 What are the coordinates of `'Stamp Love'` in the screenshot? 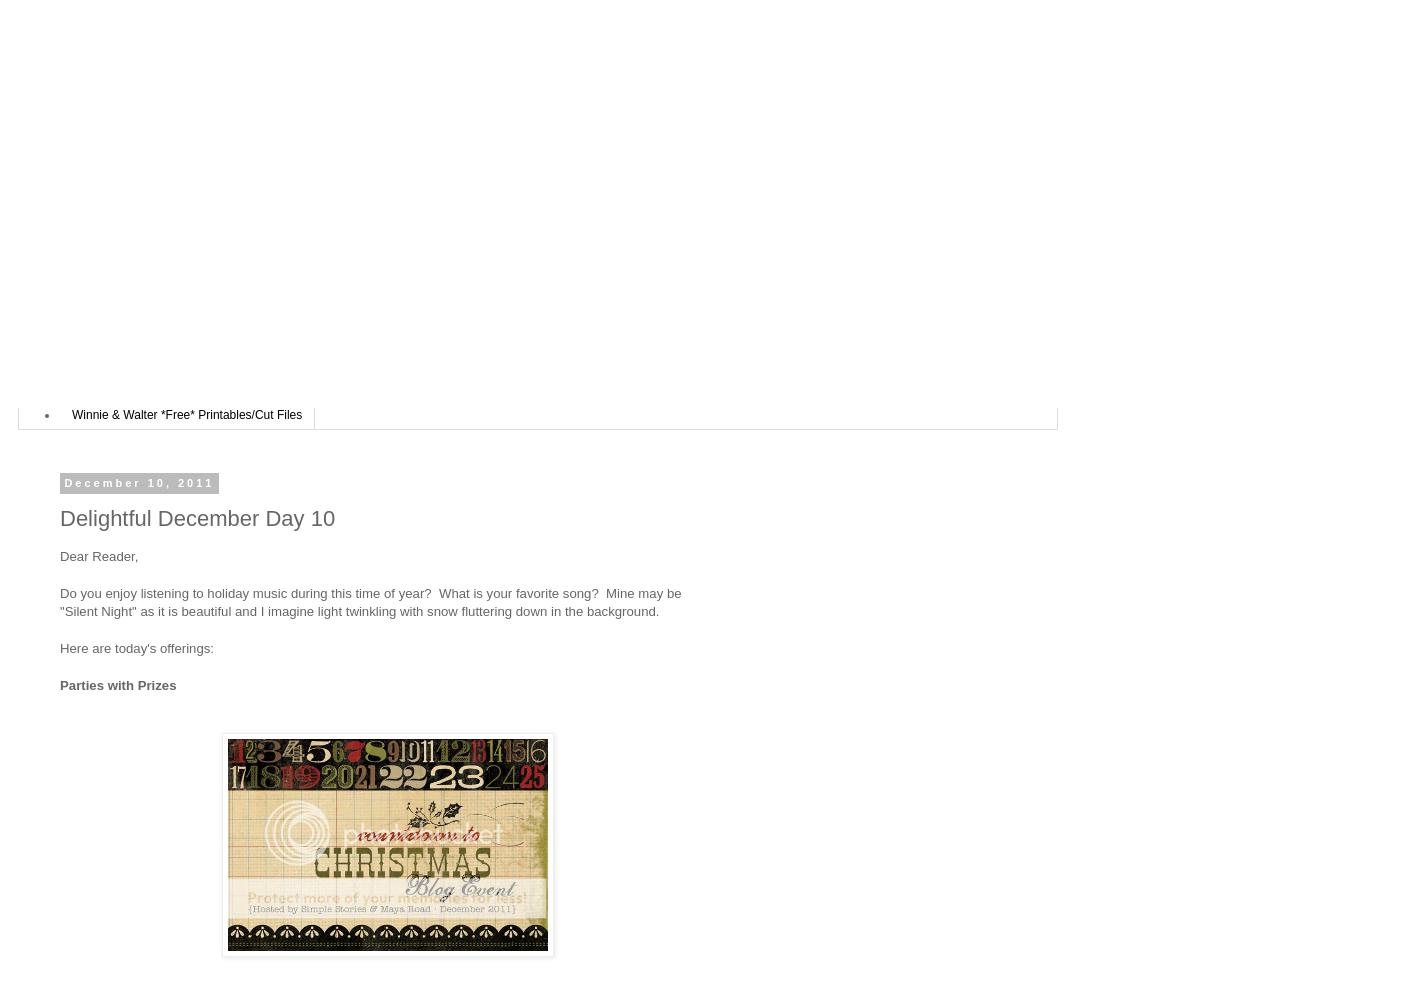 It's located at (102, 385).